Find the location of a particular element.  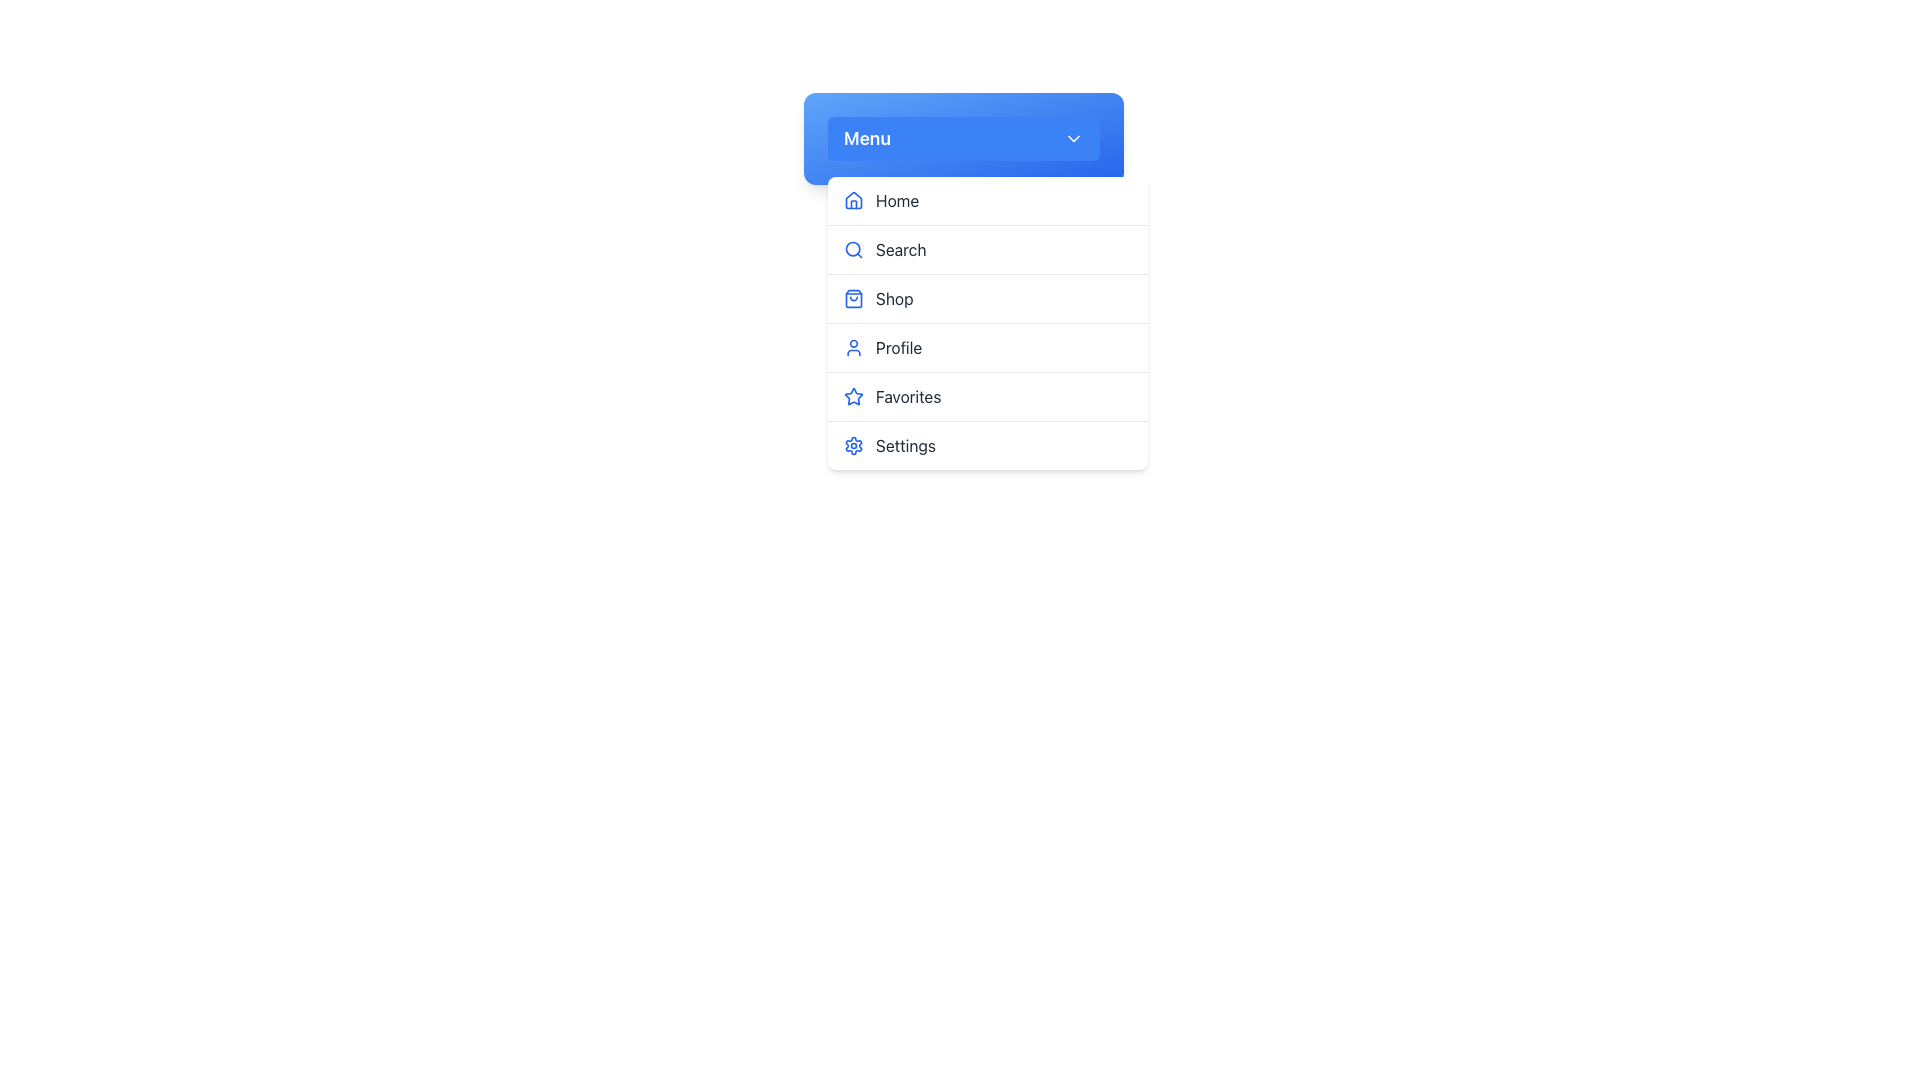

the 'Favorites' menu item, which is the fifth item in the vertical menu list is located at coordinates (988, 397).